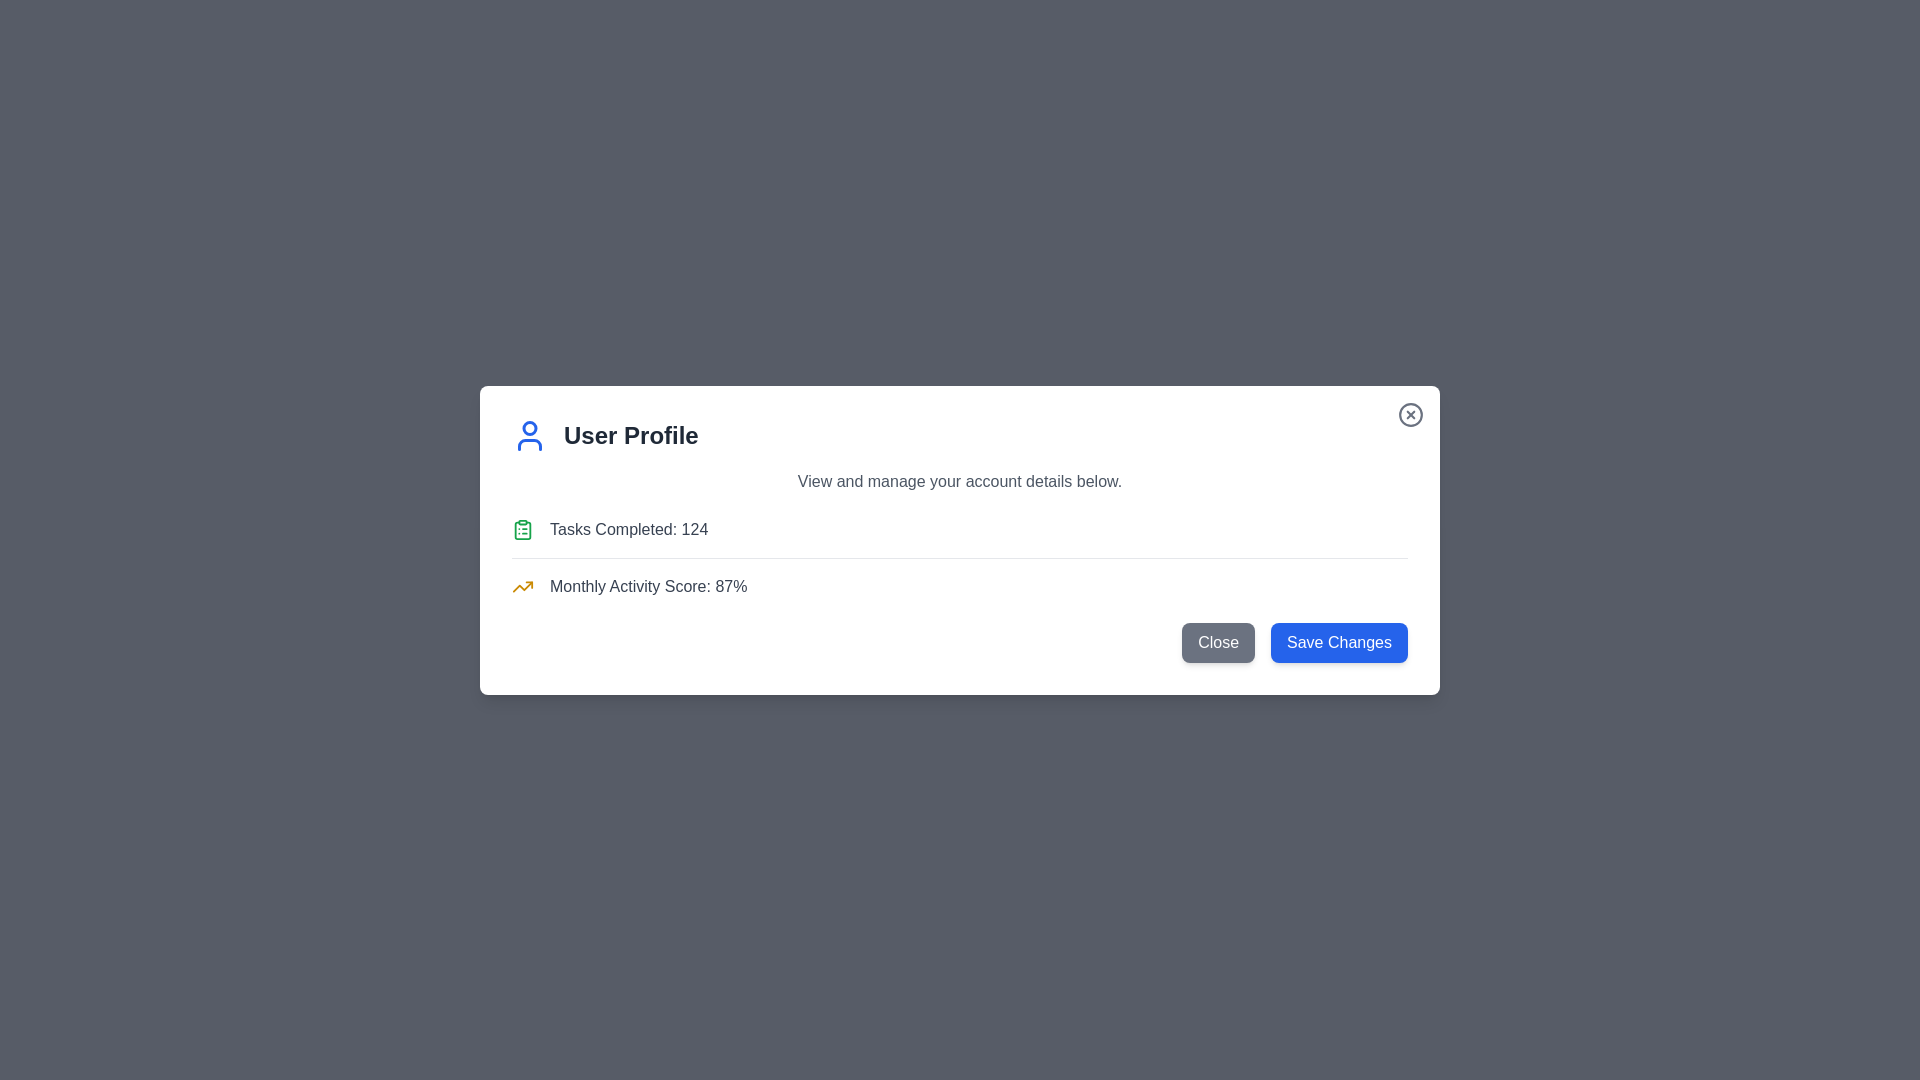 The height and width of the screenshot is (1080, 1920). What do you see at coordinates (523, 528) in the screenshot?
I see `the icon representing 'Tasks Completed: 124' in the user profile panel, which is positioned directly to the left of the text` at bounding box center [523, 528].